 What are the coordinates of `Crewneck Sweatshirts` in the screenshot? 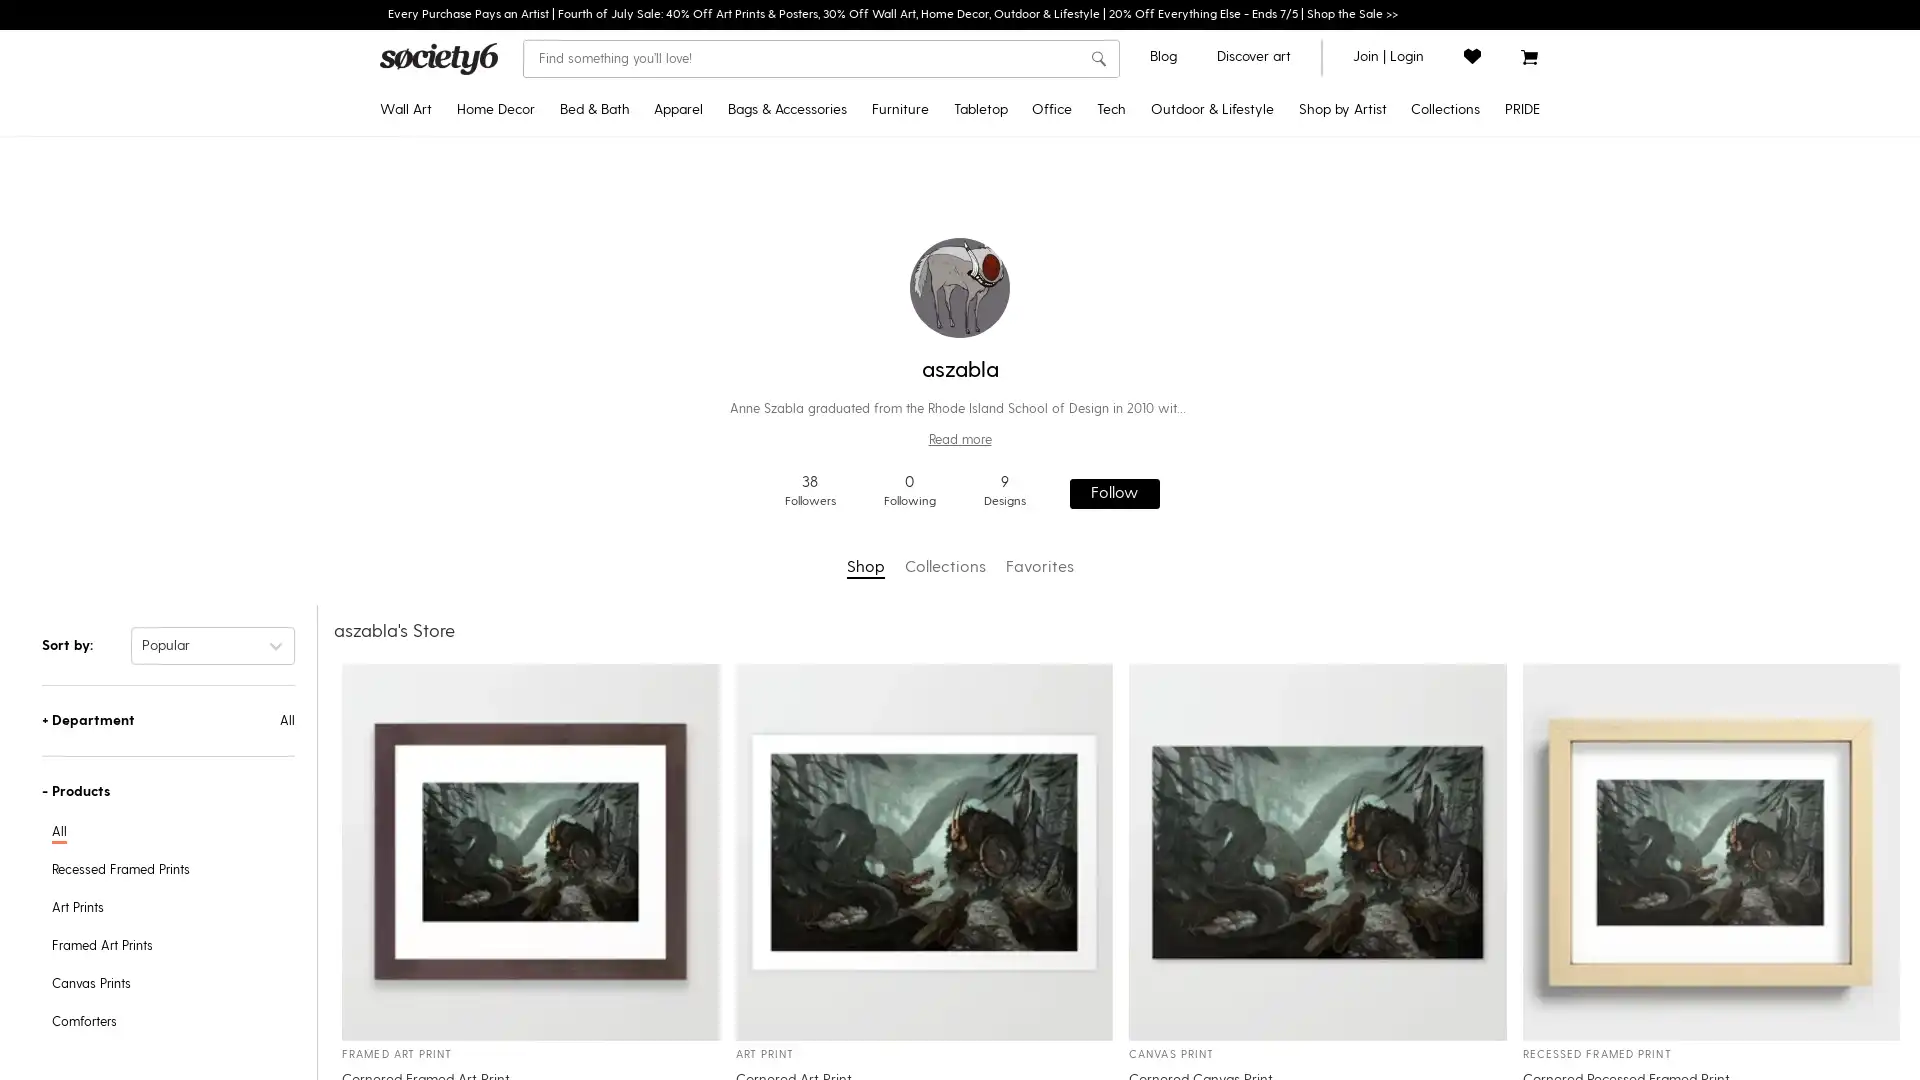 It's located at (741, 192).